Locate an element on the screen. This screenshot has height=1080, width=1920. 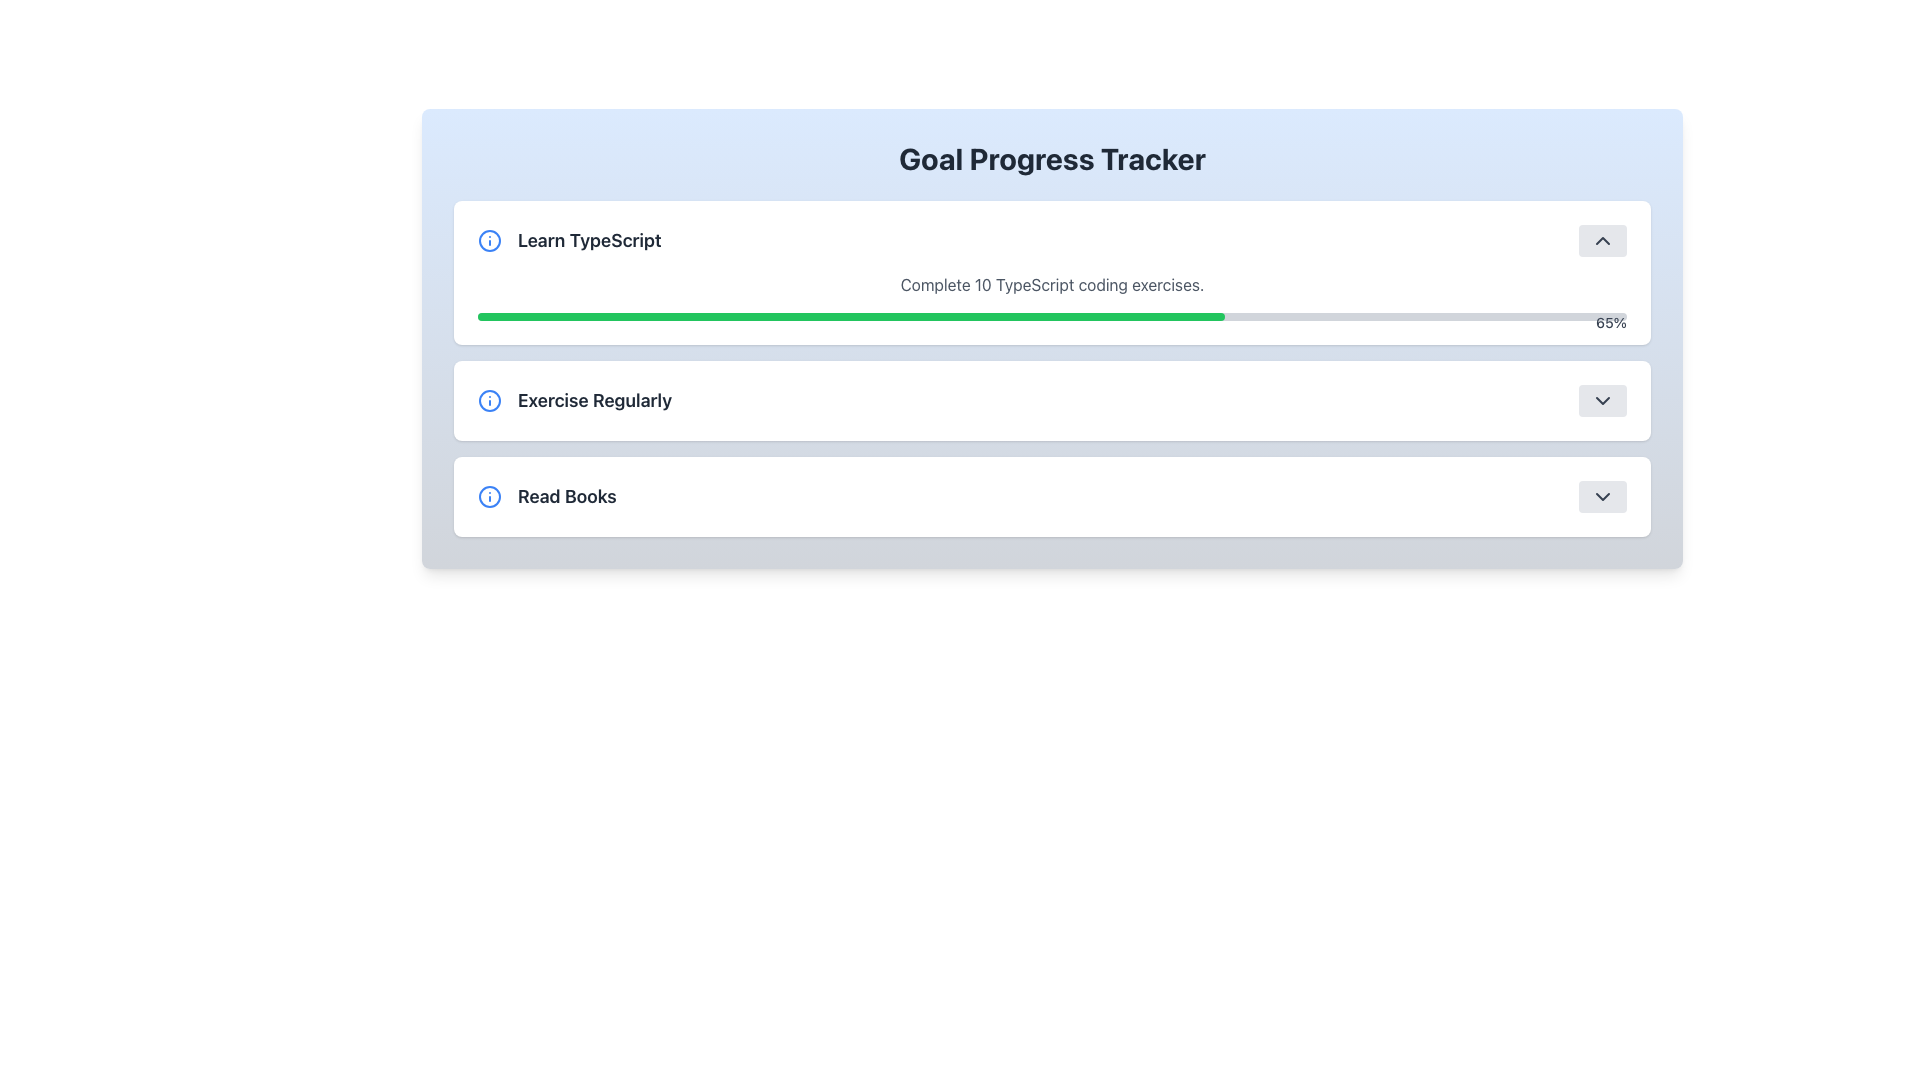
the icon button with an upward-pointing chevron located on the rightmost side of the 'Learn TypeScript' section is located at coordinates (1603, 239).